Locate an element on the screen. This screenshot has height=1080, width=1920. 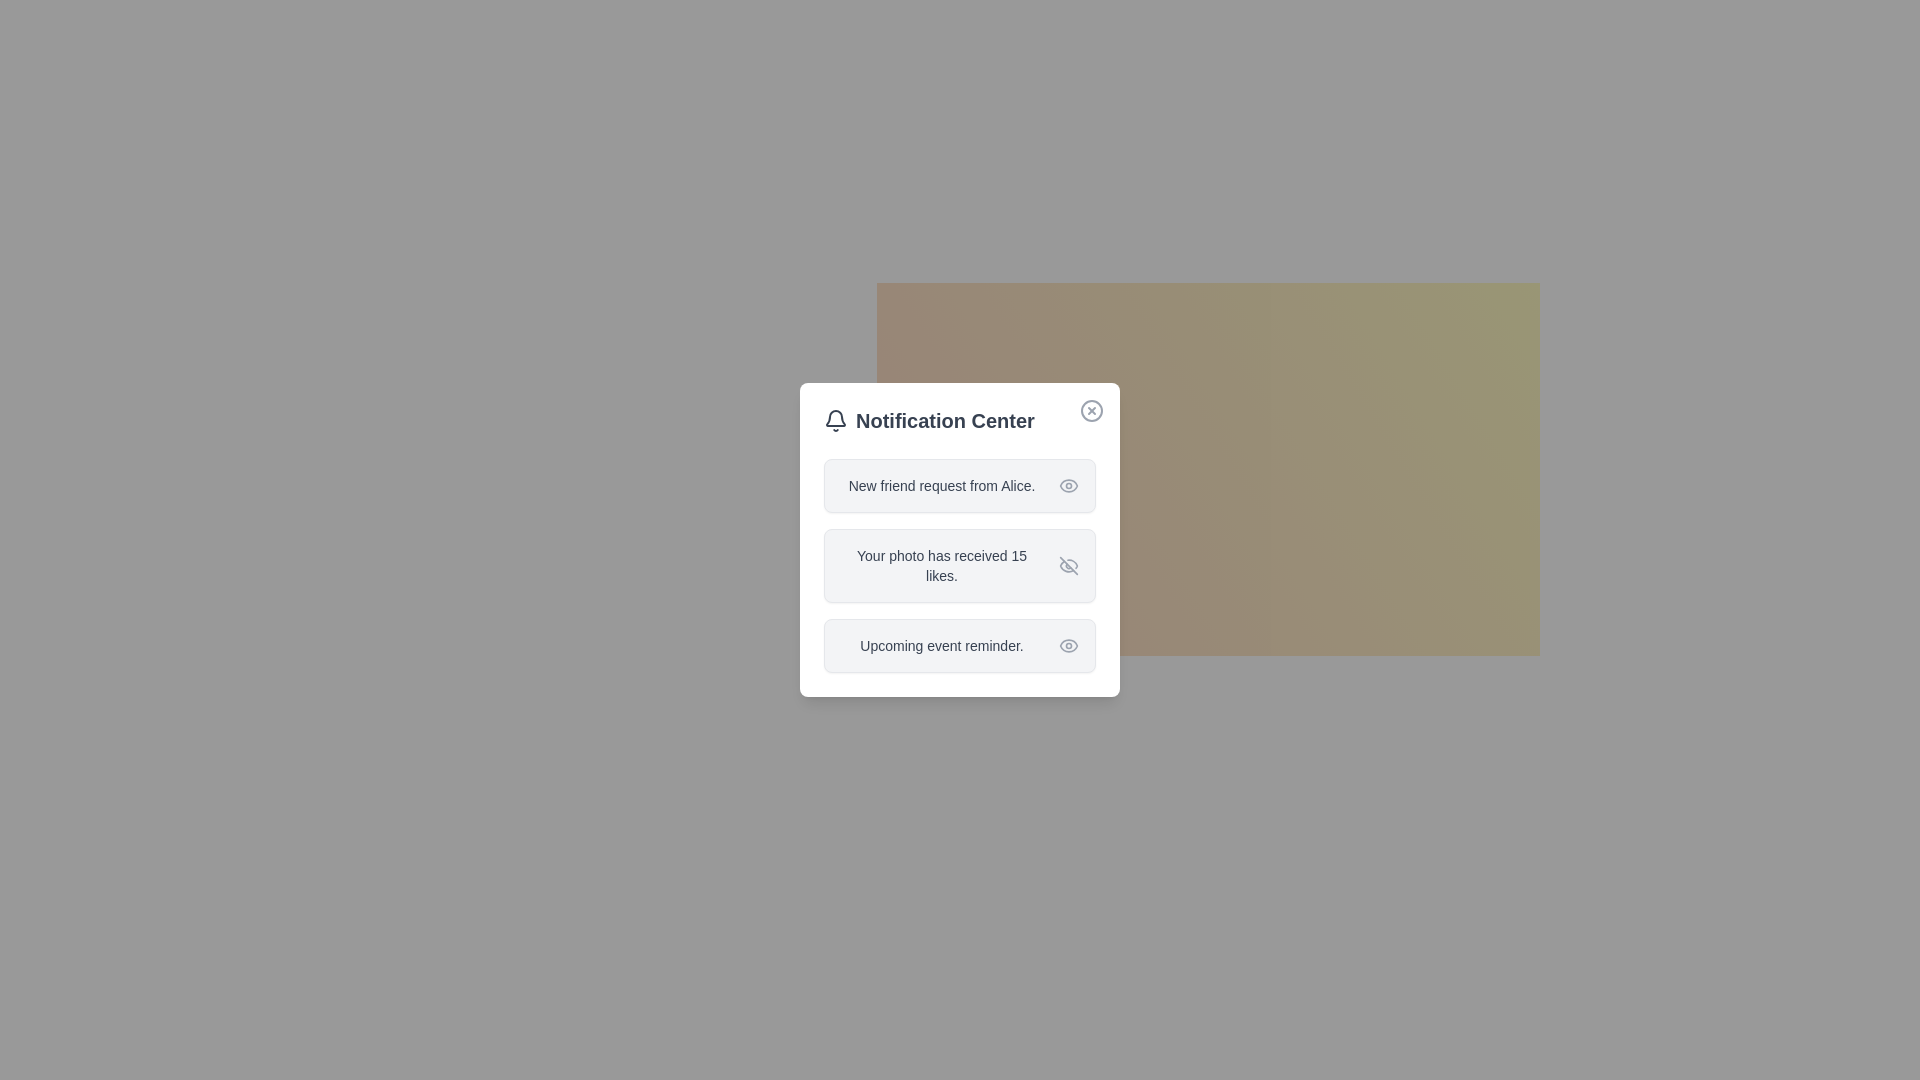
the eye-shaped icon in the notification card stating 'New friend request from Alice' is located at coordinates (1068, 486).